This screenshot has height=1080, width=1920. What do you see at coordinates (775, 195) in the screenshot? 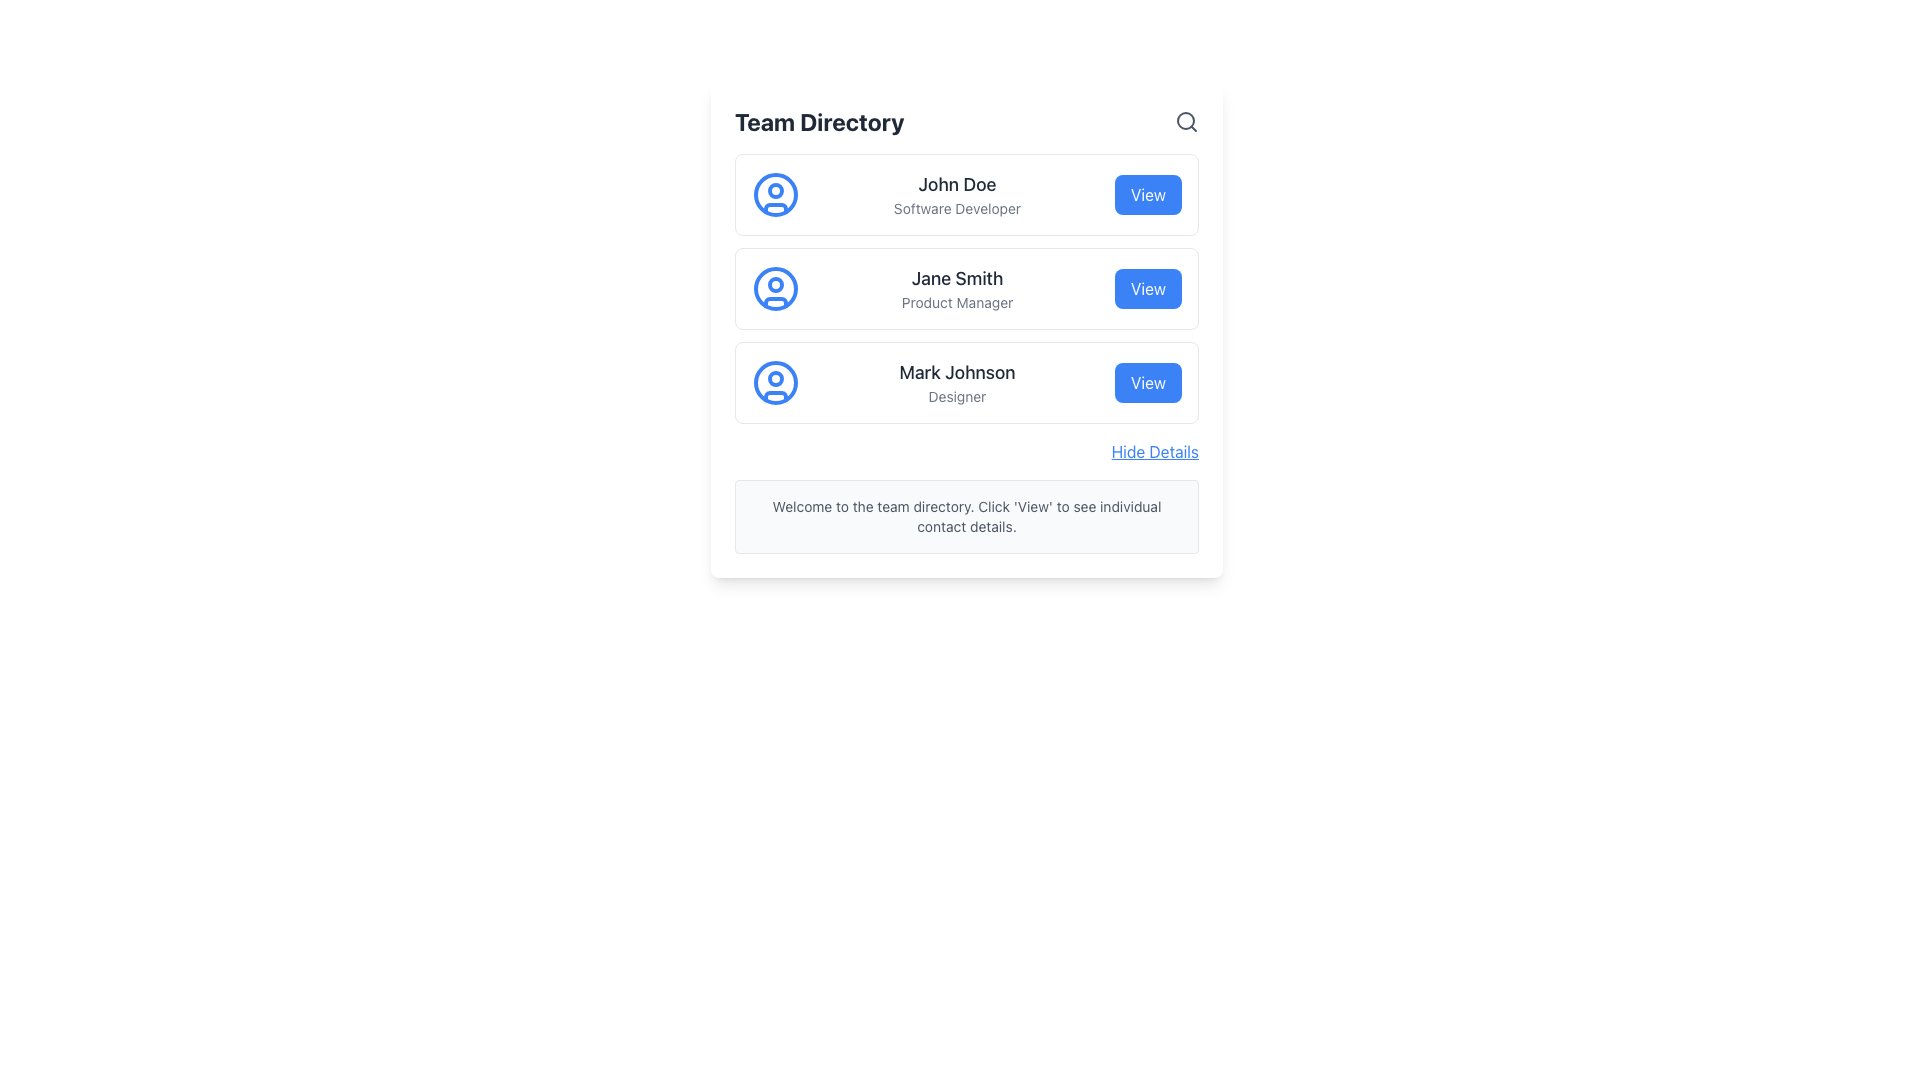
I see `the Circular SVG shape that serves as the outer boundary of the user profile icon for 'John Doe', which is located to the left of the text in the user profiles list` at bounding box center [775, 195].